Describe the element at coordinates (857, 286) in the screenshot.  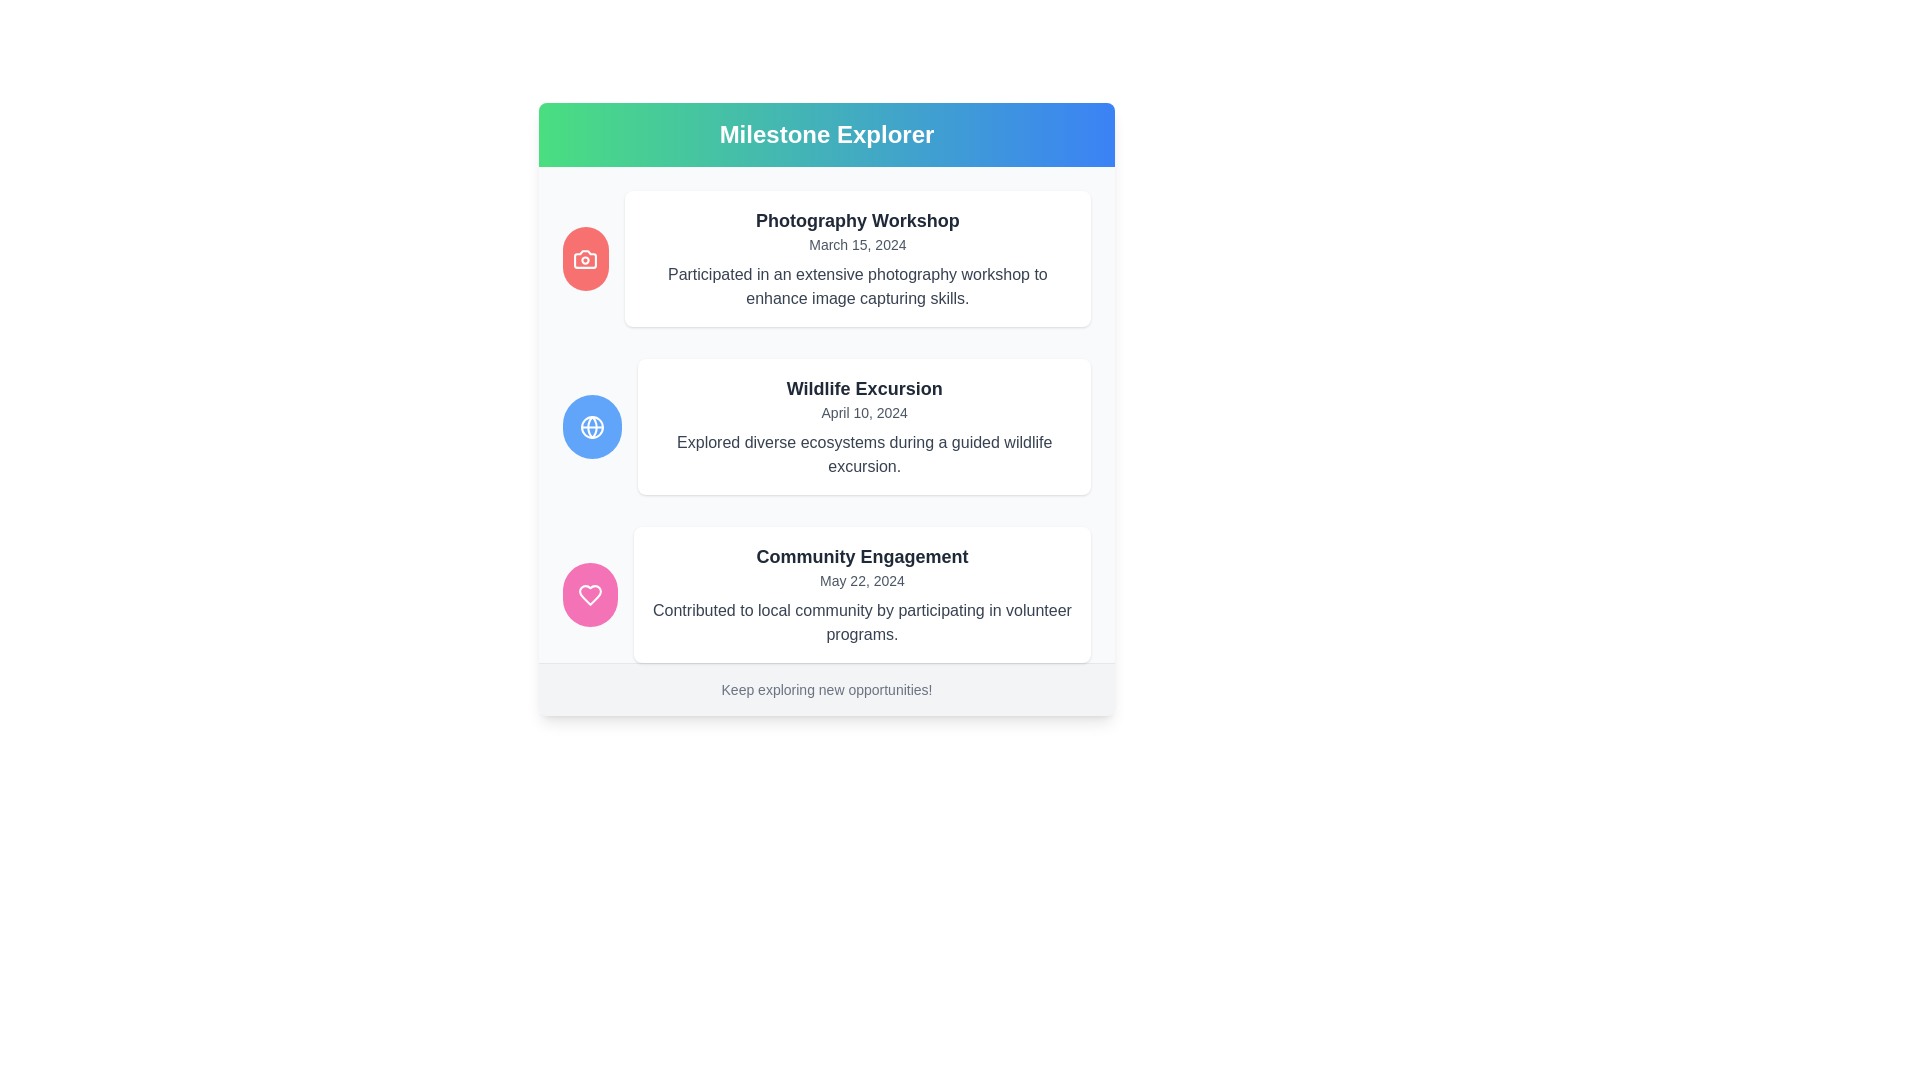
I see `the text block styled in gray, containing the paragraph: 'Participated in an extensive photography workshop to enhance image capturing skills.', located beneath 'March 15, 2024' and the title 'Photography Workshop'` at that location.